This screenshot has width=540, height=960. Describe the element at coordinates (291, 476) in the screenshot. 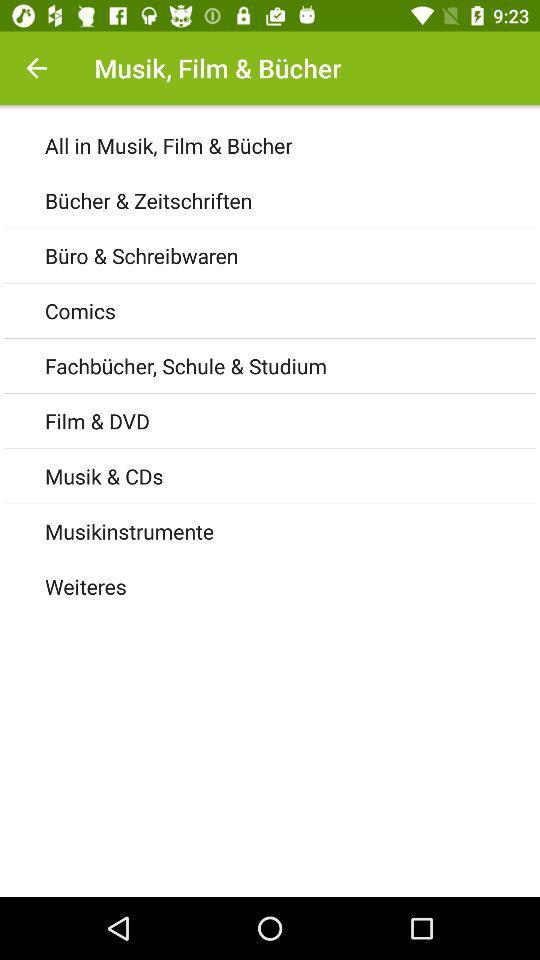

I see `musik & cds` at that location.